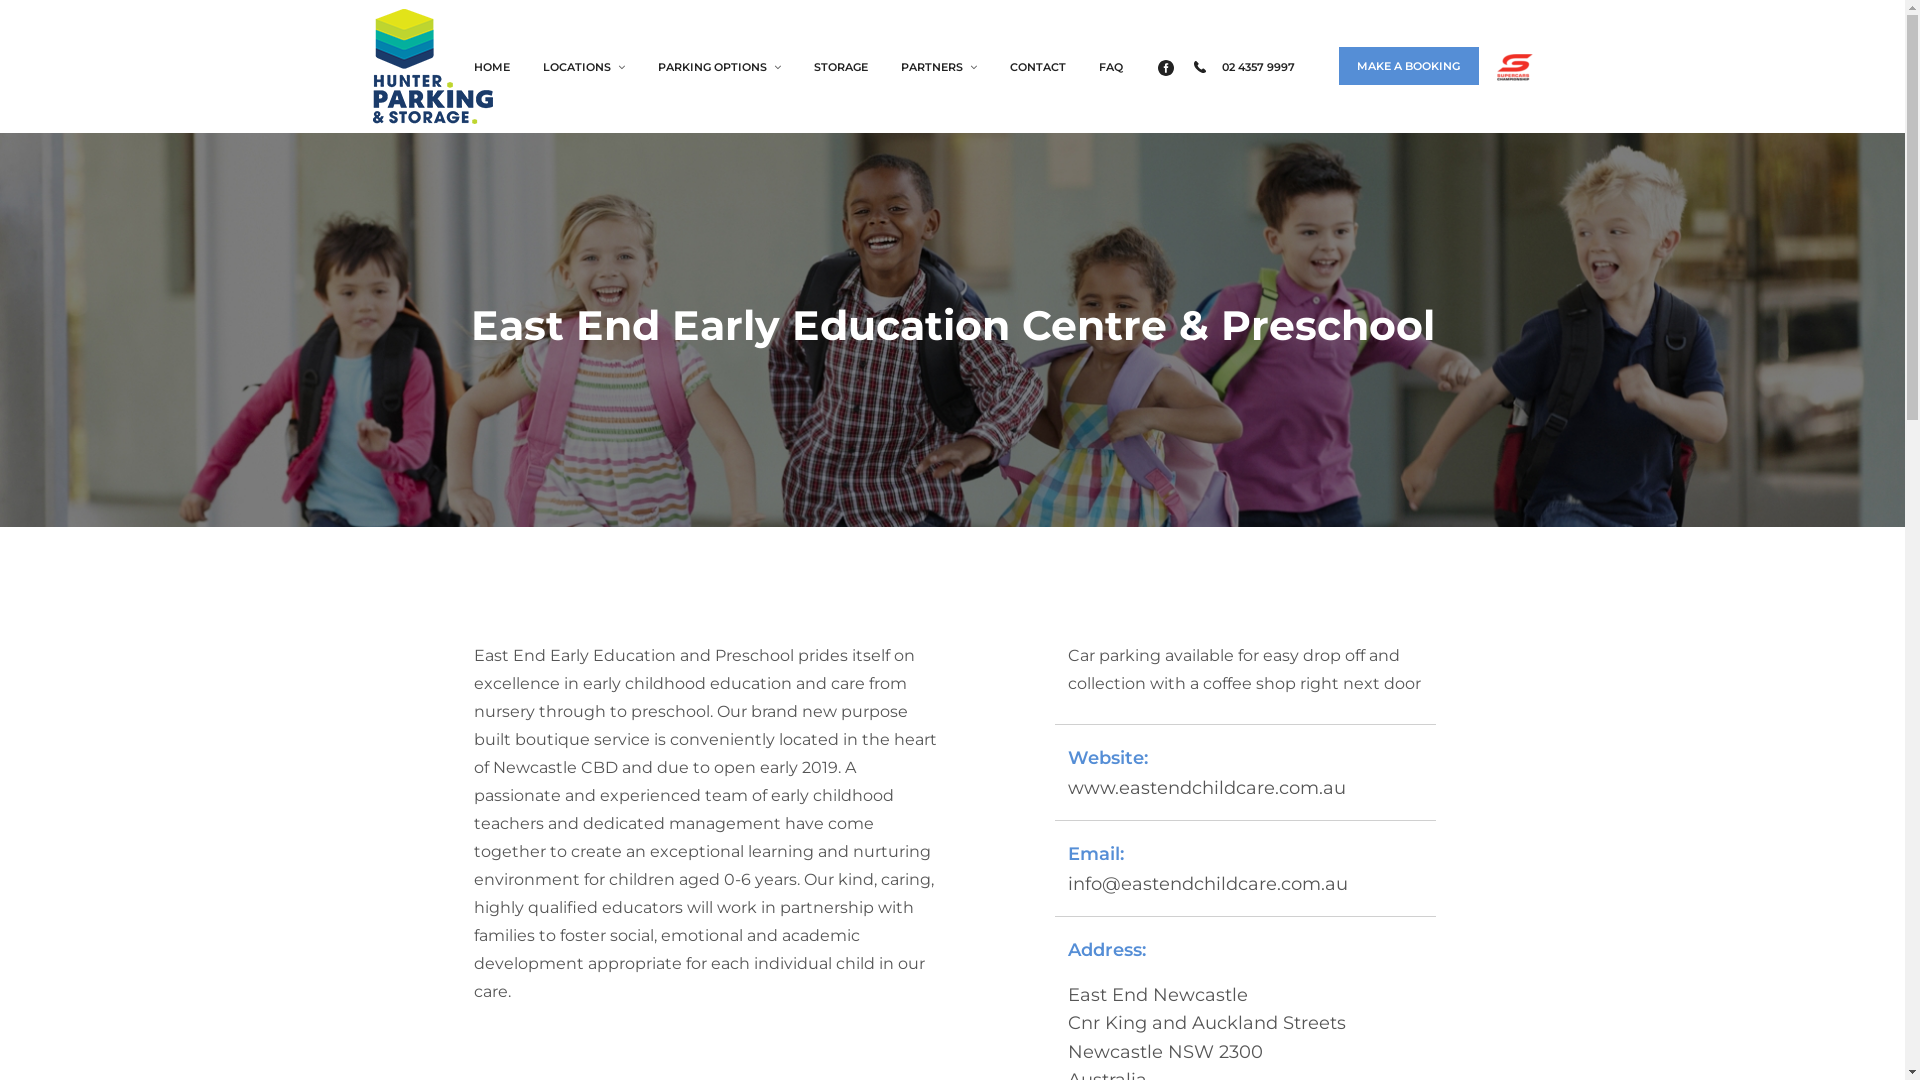  I want to click on 'CONTACT', so click(993, 65).